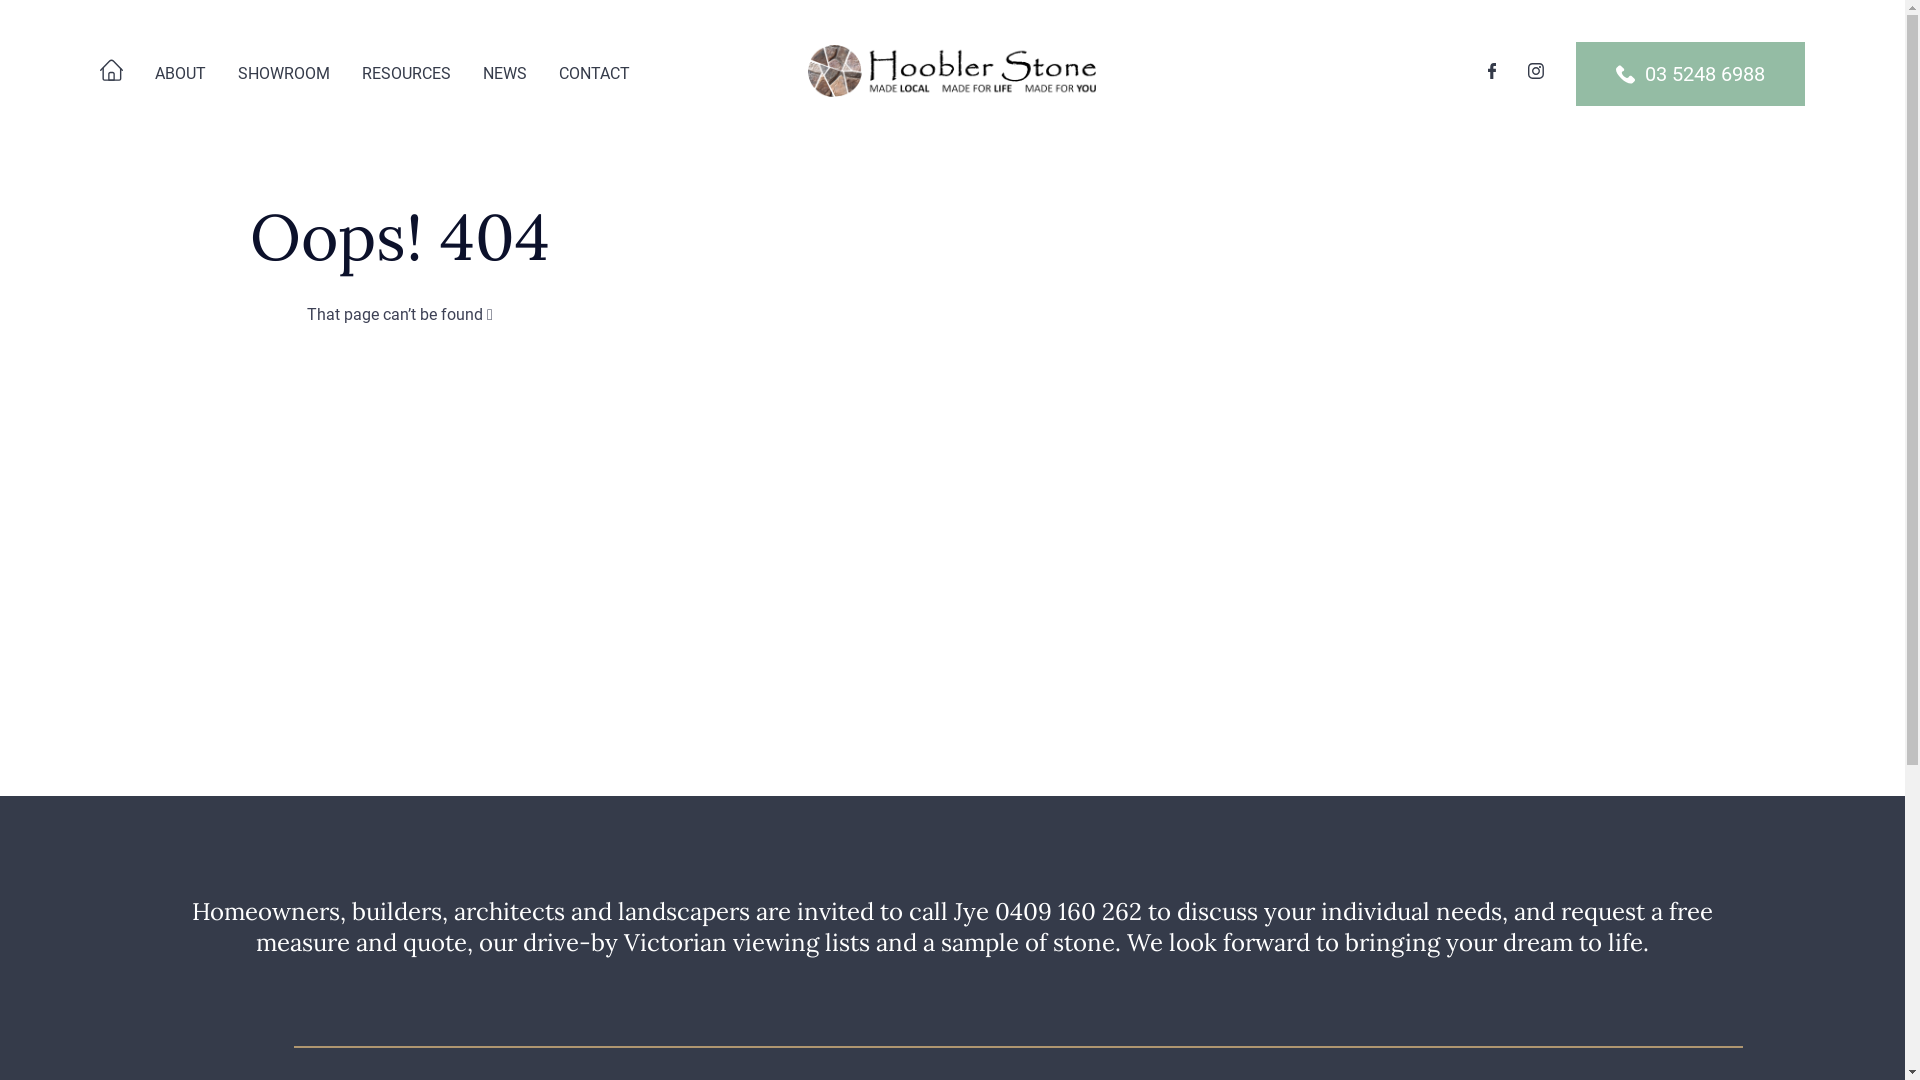 This screenshot has width=1920, height=1080. Describe the element at coordinates (282, 72) in the screenshot. I see `'SHOWROOM'` at that location.